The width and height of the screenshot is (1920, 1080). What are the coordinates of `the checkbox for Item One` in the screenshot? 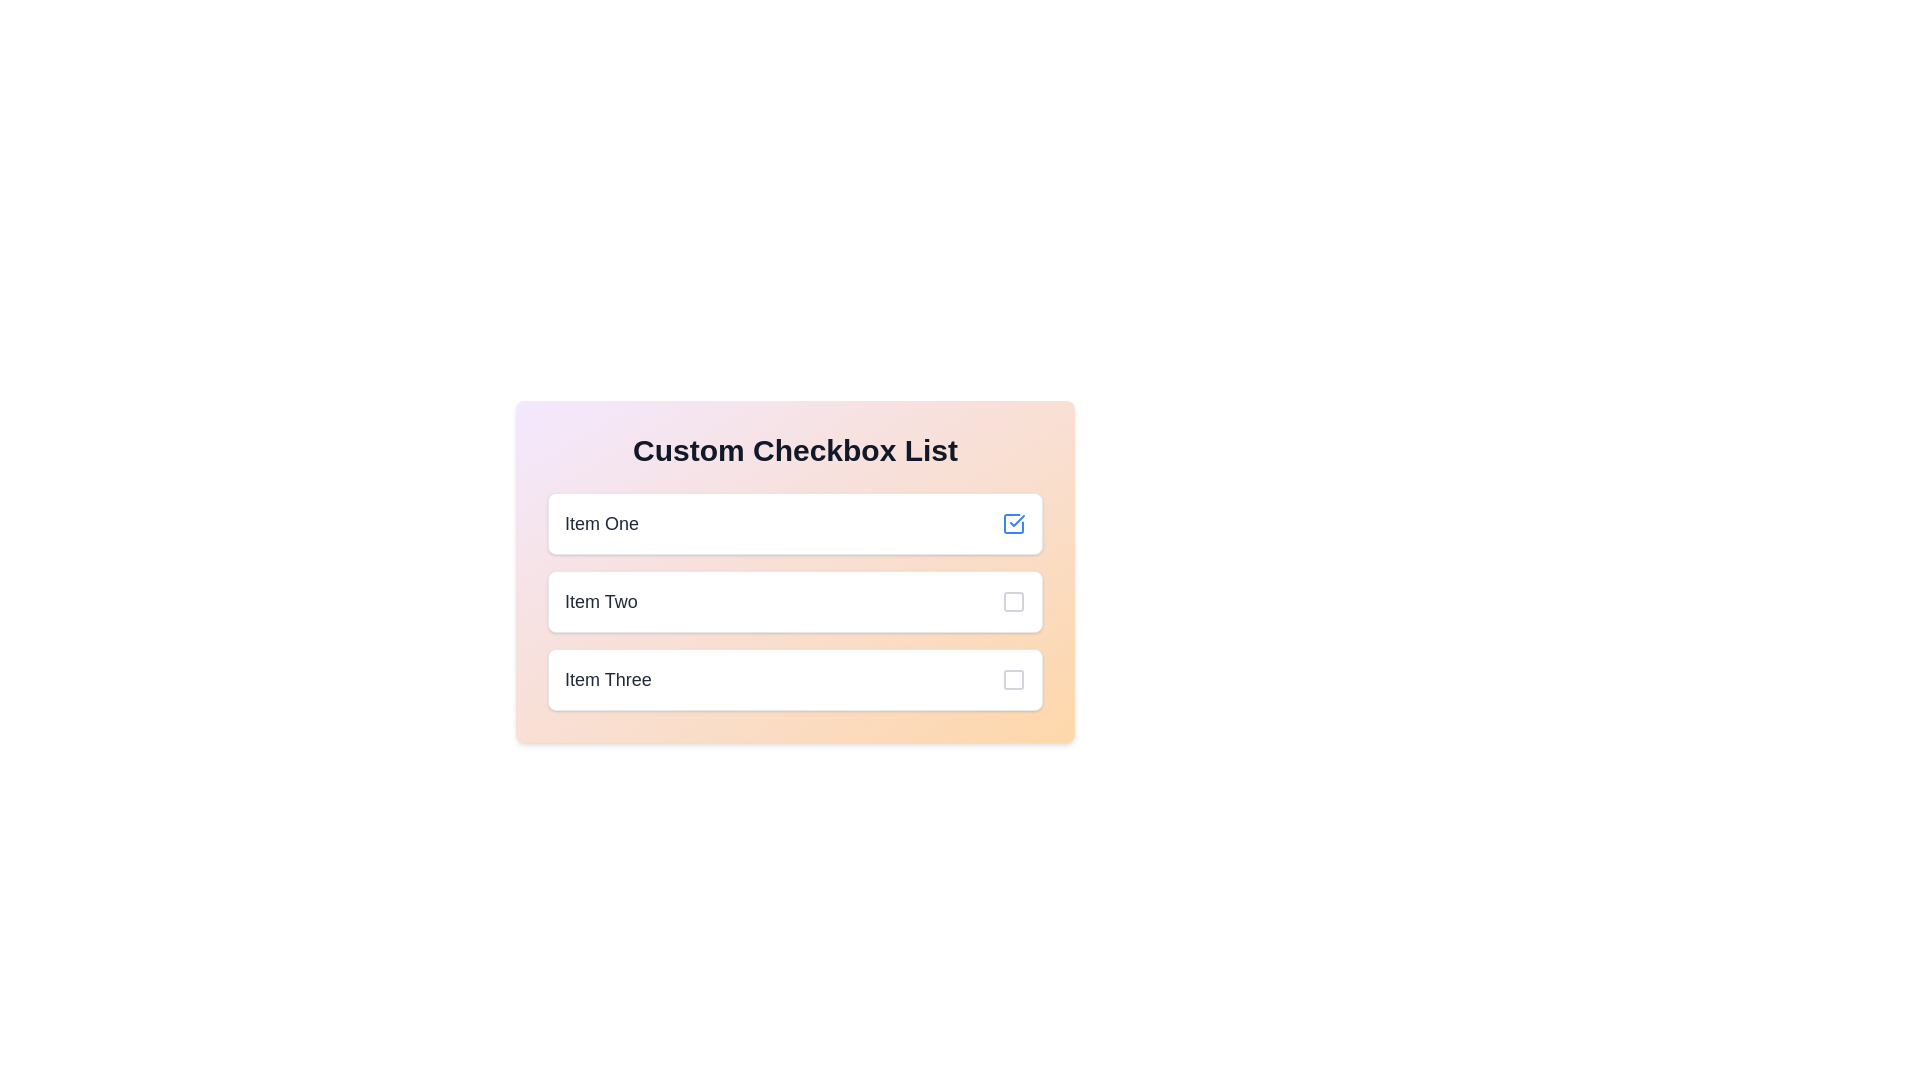 It's located at (794, 523).